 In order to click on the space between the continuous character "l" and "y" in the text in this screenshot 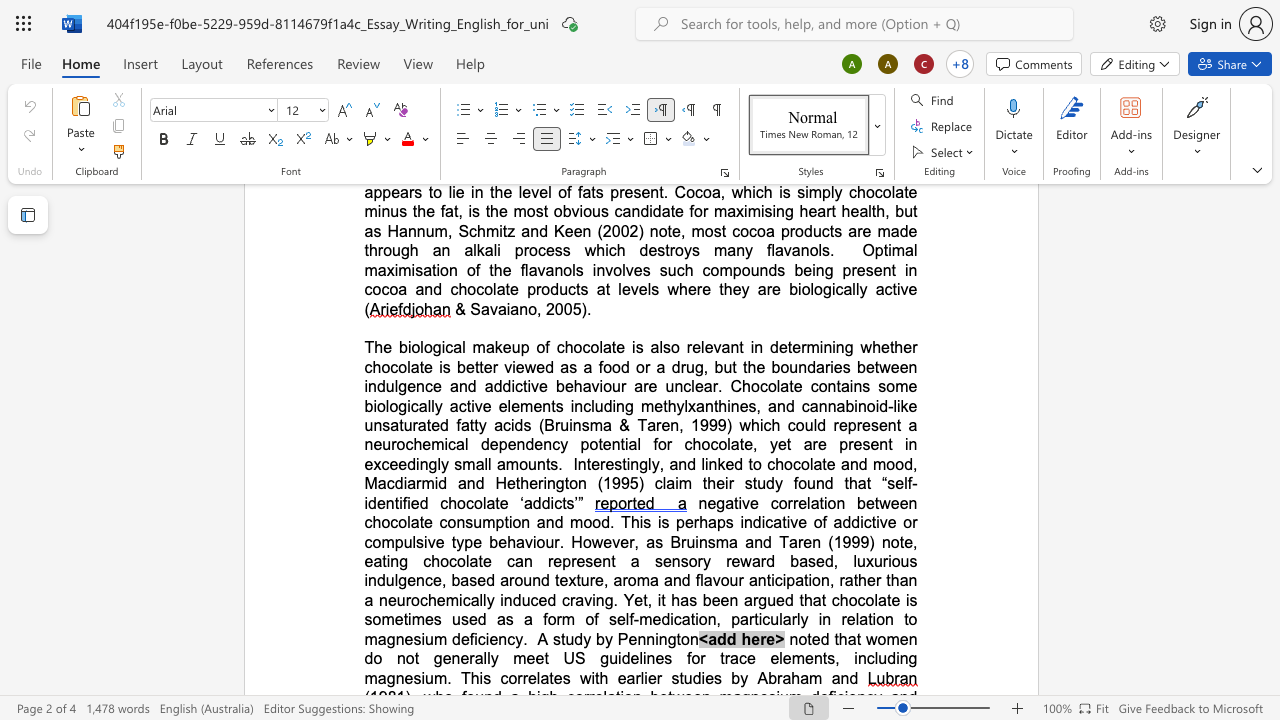, I will do `click(860, 289)`.